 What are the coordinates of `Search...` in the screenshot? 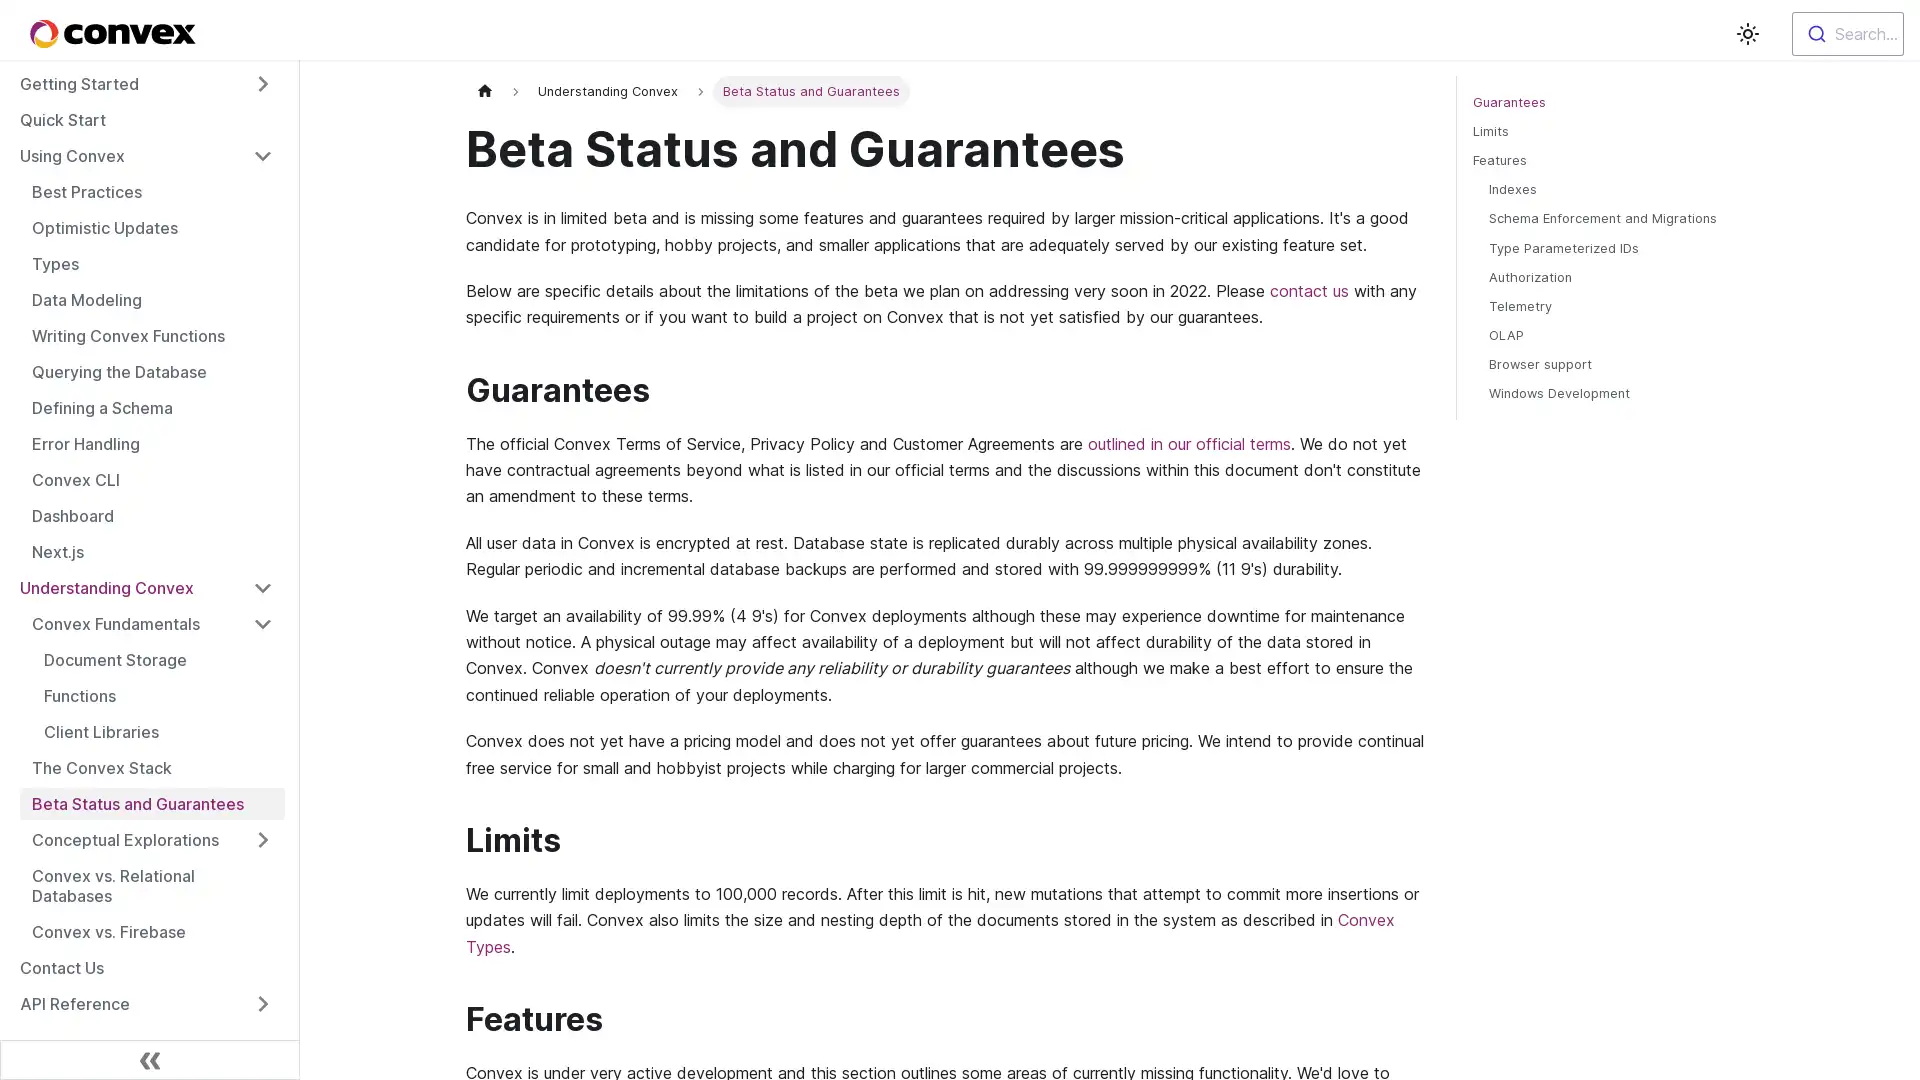 It's located at (1847, 34).